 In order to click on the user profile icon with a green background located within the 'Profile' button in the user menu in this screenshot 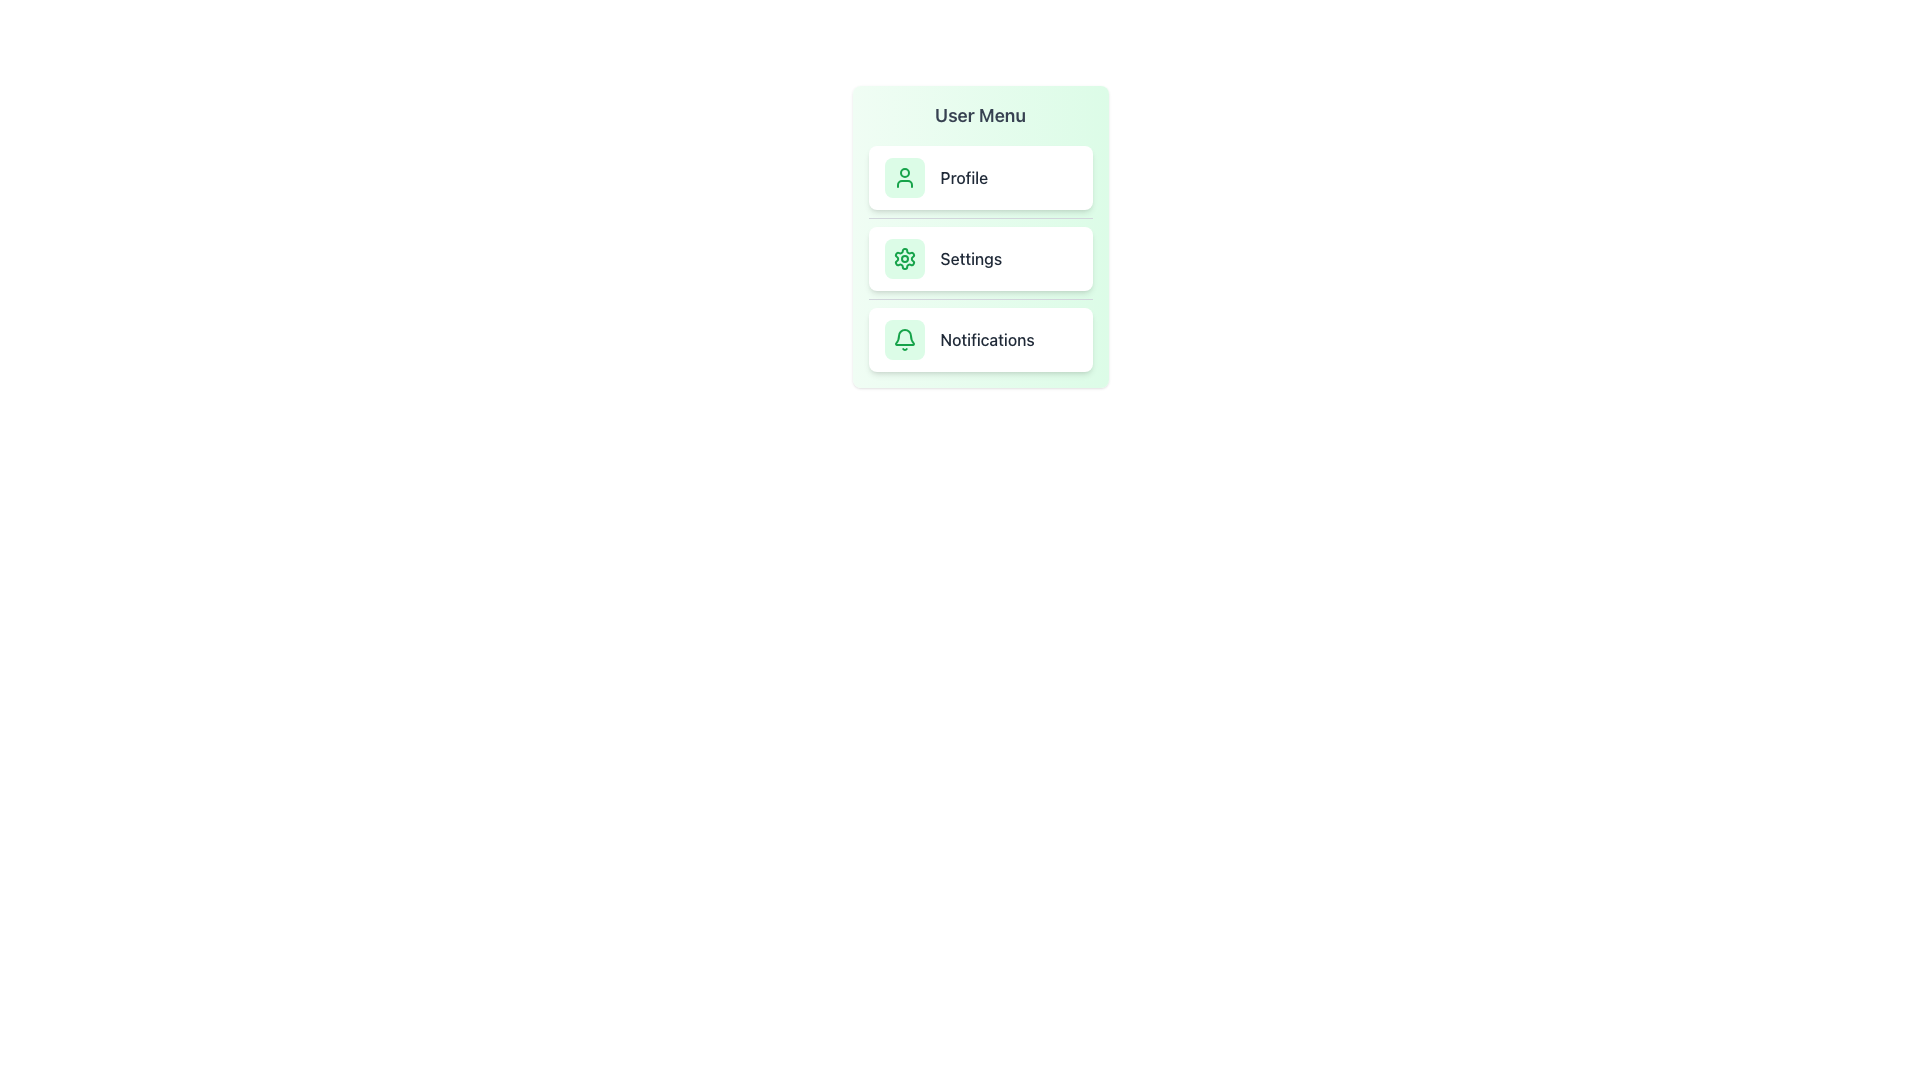, I will do `click(903, 176)`.